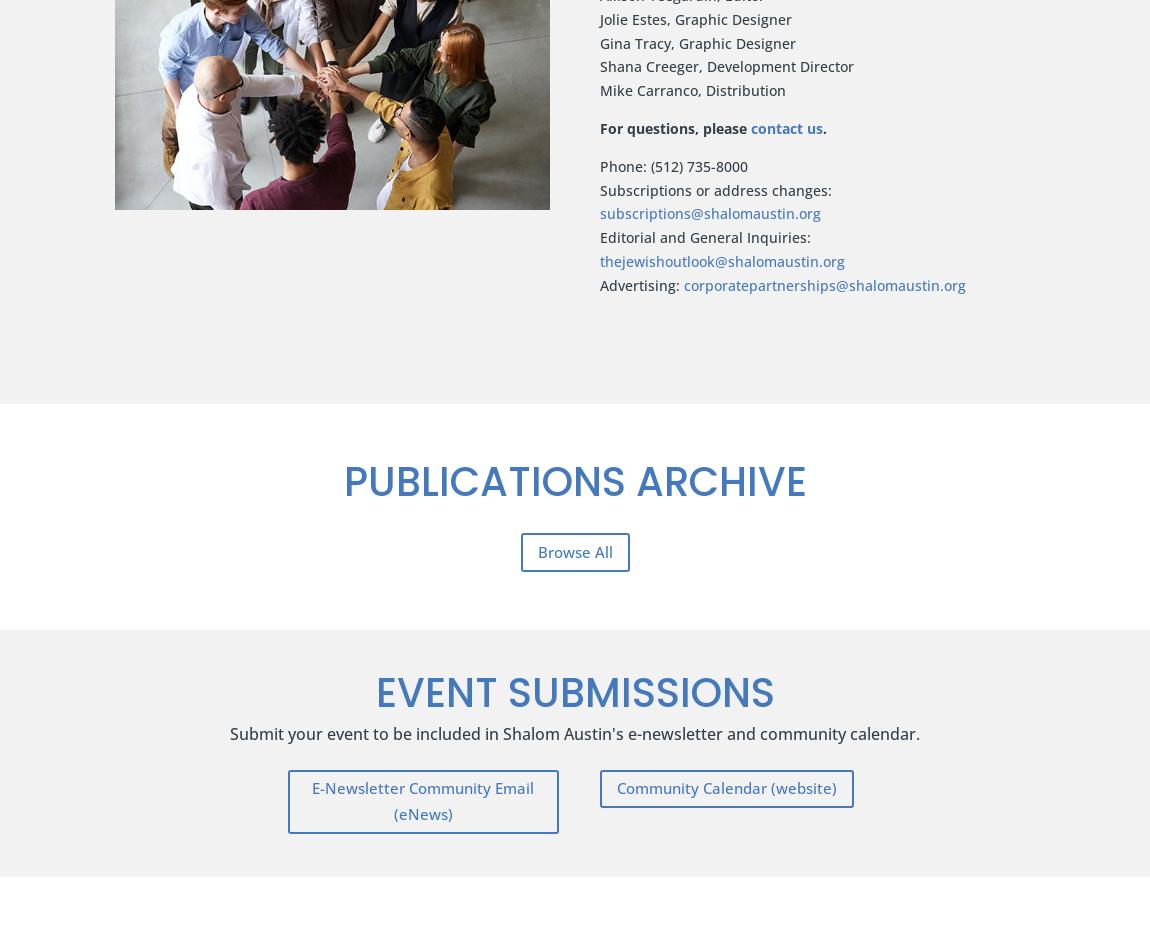 This screenshot has height=942, width=1150. I want to click on 'Shana Creeger, Development Director', so click(726, 65).